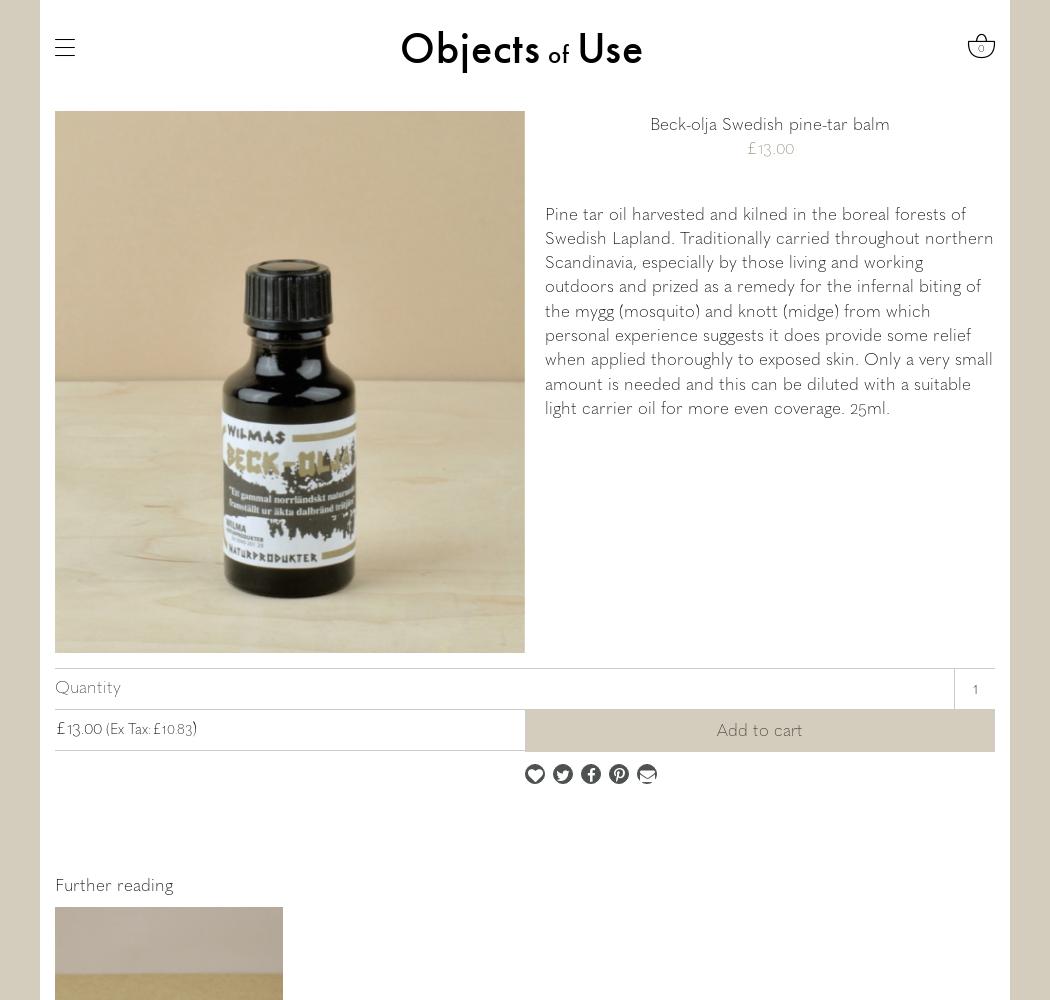  Describe the element at coordinates (769, 121) in the screenshot. I see `'Beck-olja Swedish pine-tar balm'` at that location.